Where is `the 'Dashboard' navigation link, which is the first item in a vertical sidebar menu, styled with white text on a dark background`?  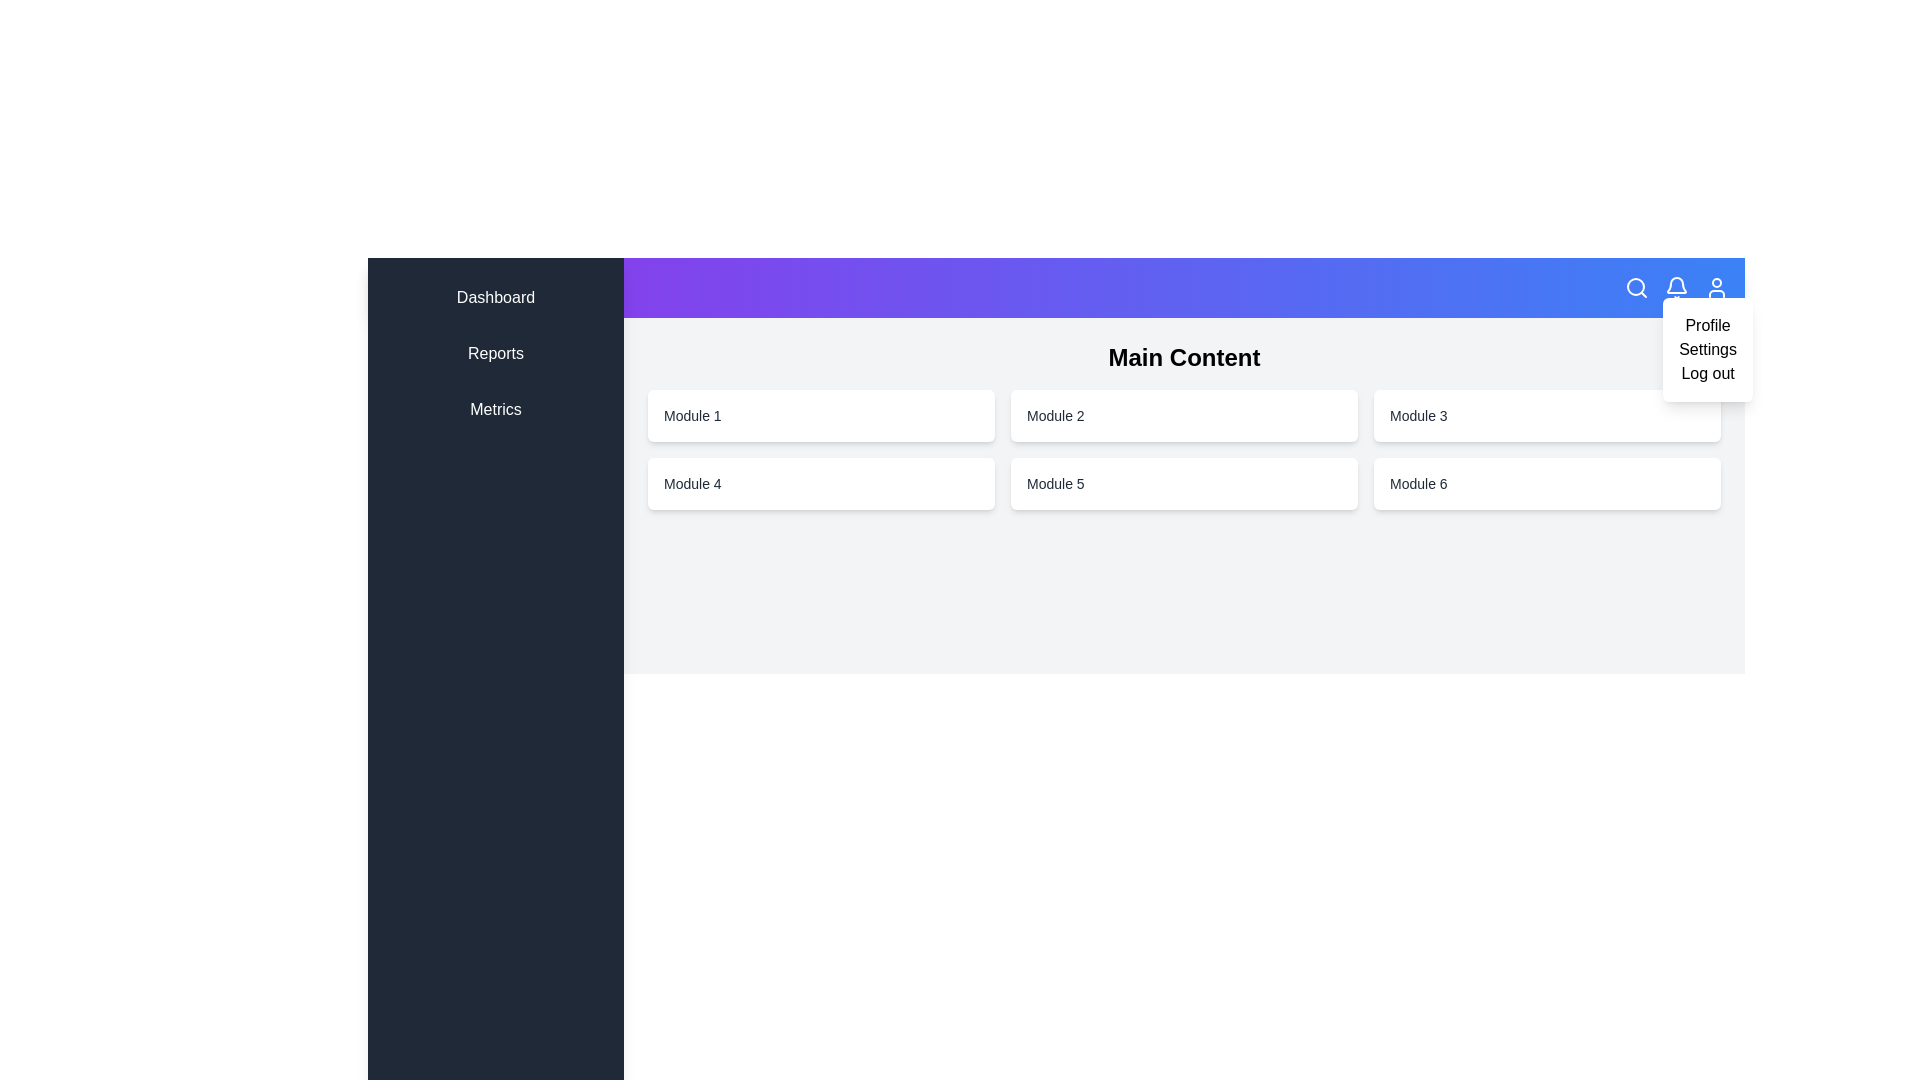 the 'Dashboard' navigation link, which is the first item in a vertical sidebar menu, styled with white text on a dark background is located at coordinates (495, 297).